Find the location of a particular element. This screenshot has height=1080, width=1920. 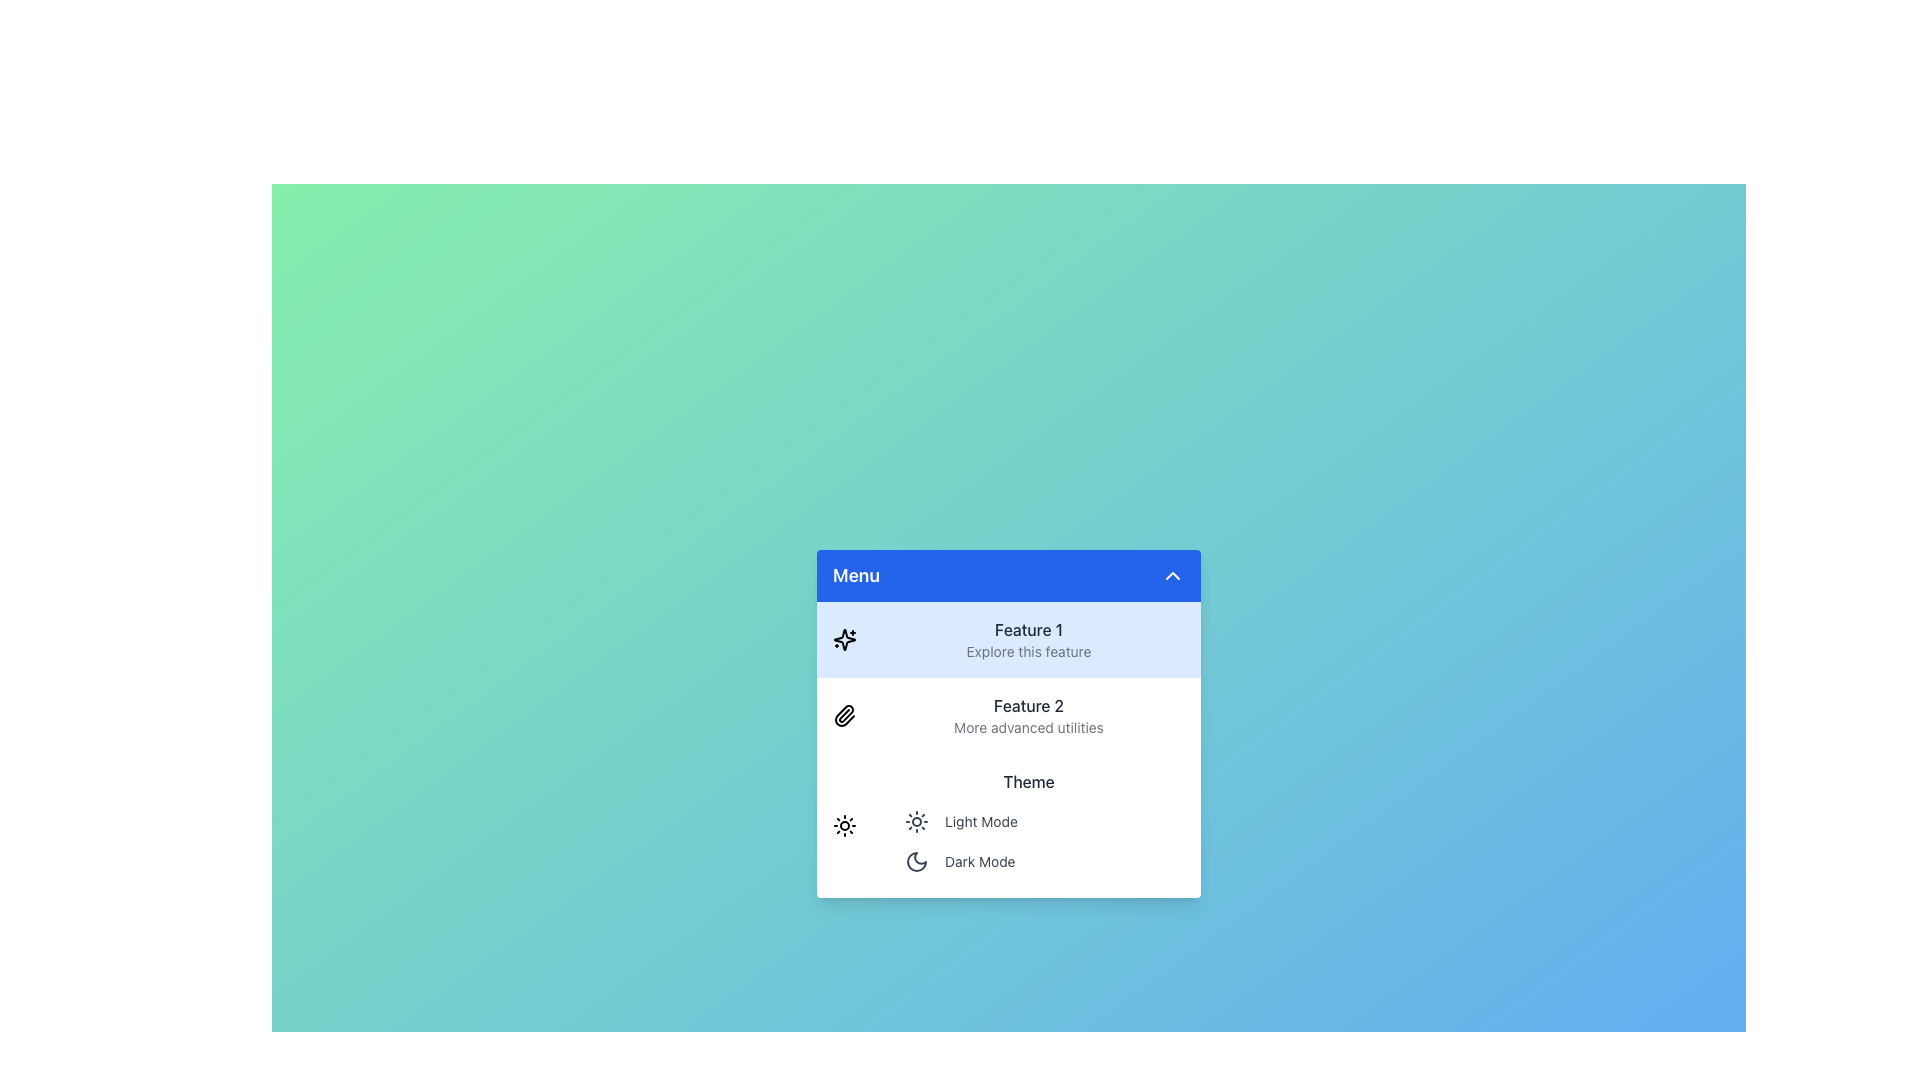

the Dark Mode icon located centrally within the button labeled 'Dark Mode' in the 'Theme' category at the bottom section of the menu interface is located at coordinates (915, 860).